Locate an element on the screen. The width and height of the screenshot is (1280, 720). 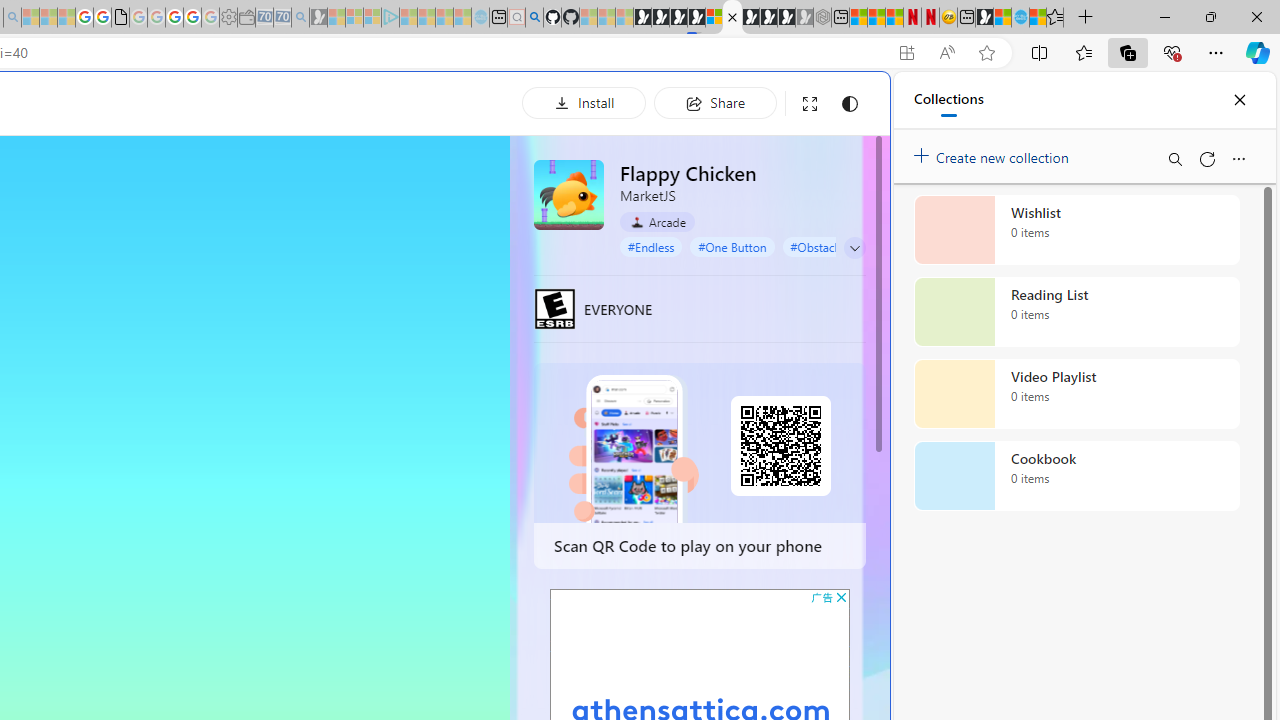
'App available. Install Flappy Chicken' is located at coordinates (905, 52).